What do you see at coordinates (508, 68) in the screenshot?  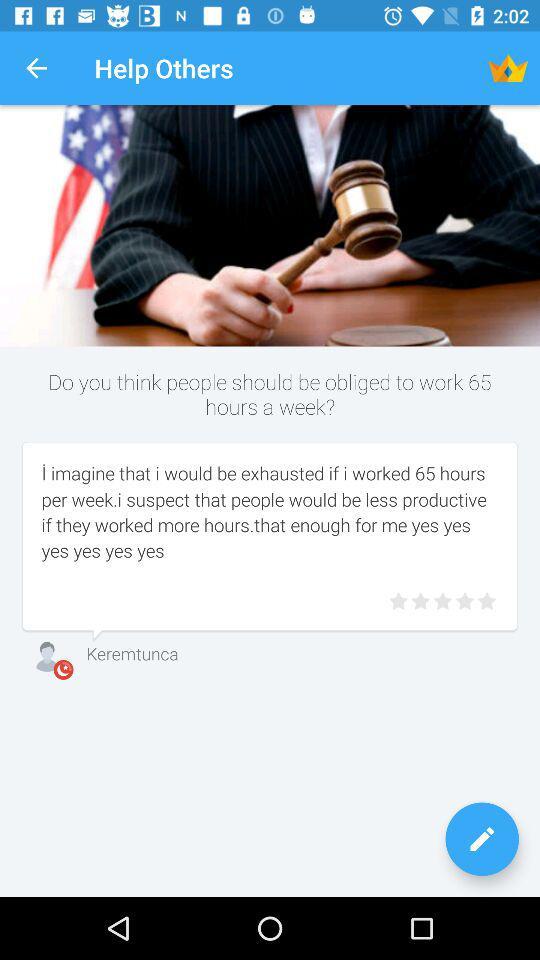 I see `the item at the top right corner` at bounding box center [508, 68].